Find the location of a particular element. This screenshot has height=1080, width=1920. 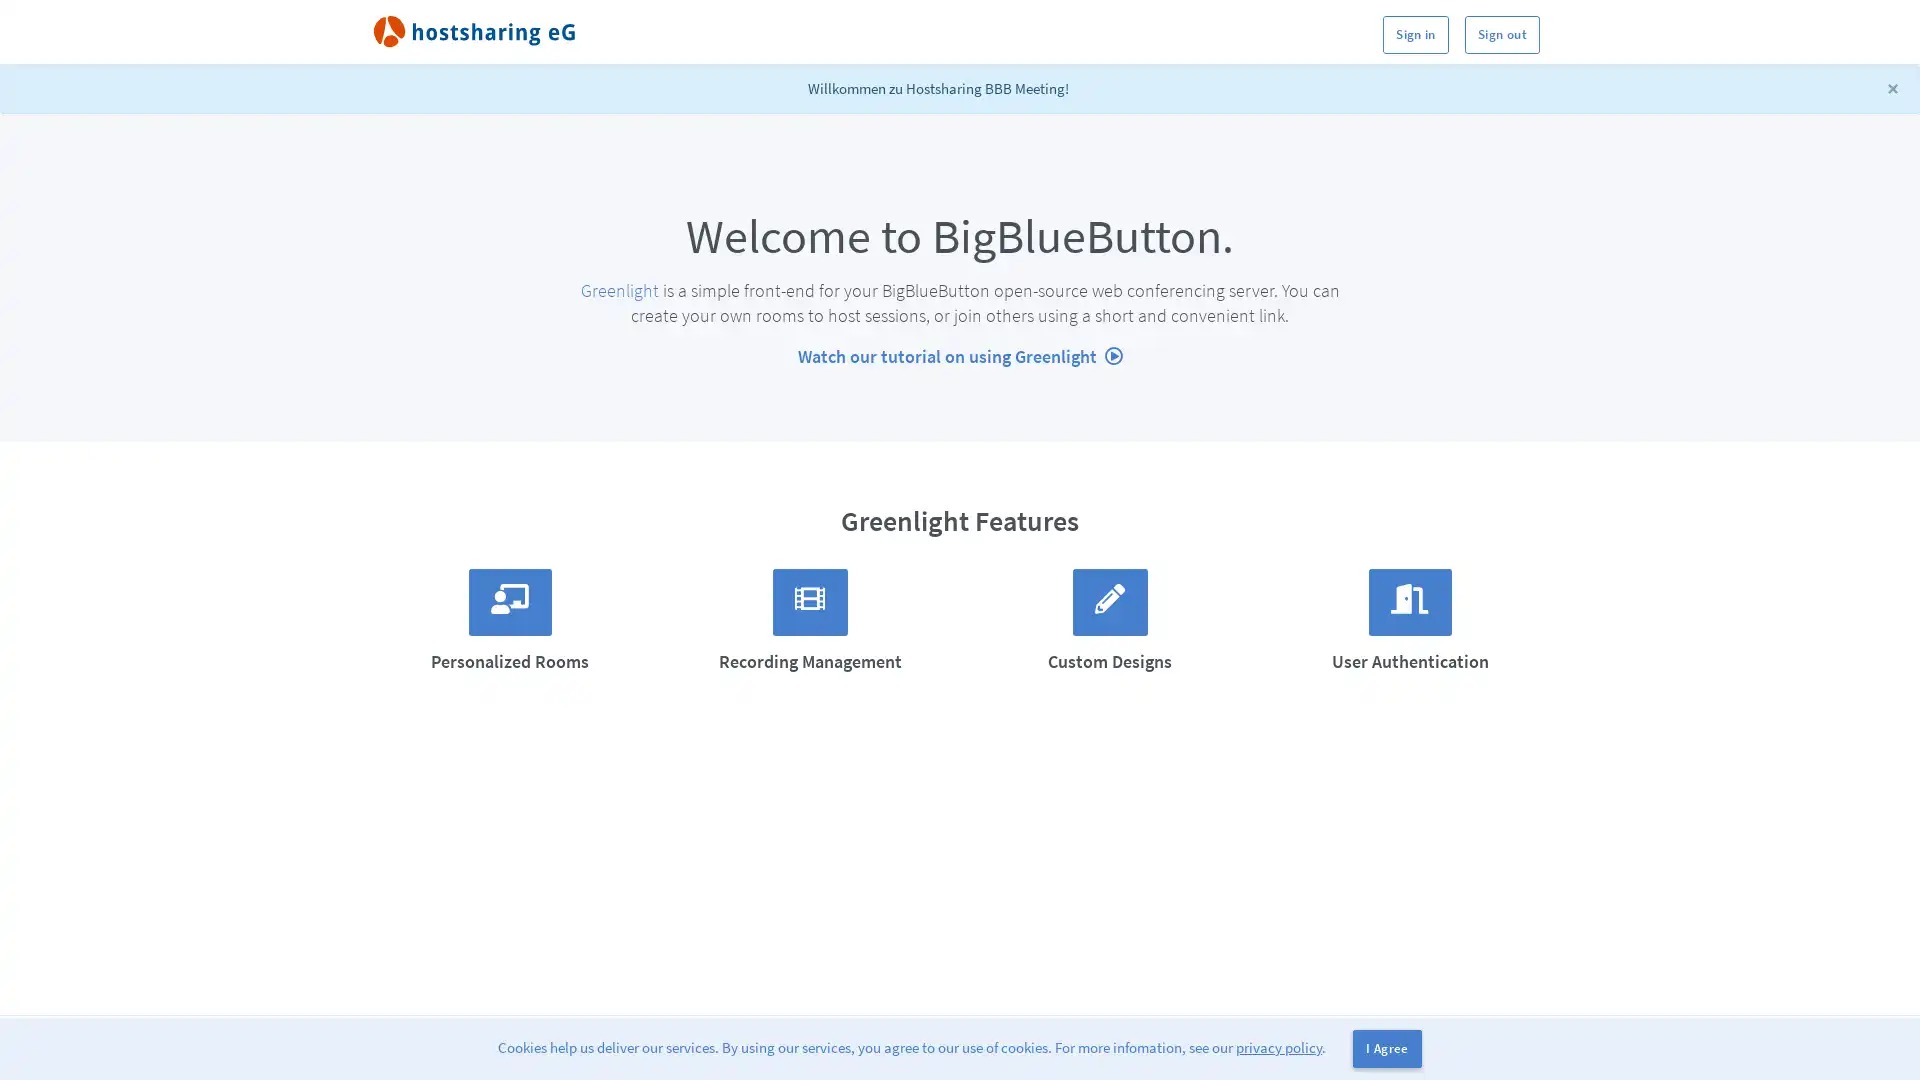

I Agree is located at coordinates (1386, 1048).